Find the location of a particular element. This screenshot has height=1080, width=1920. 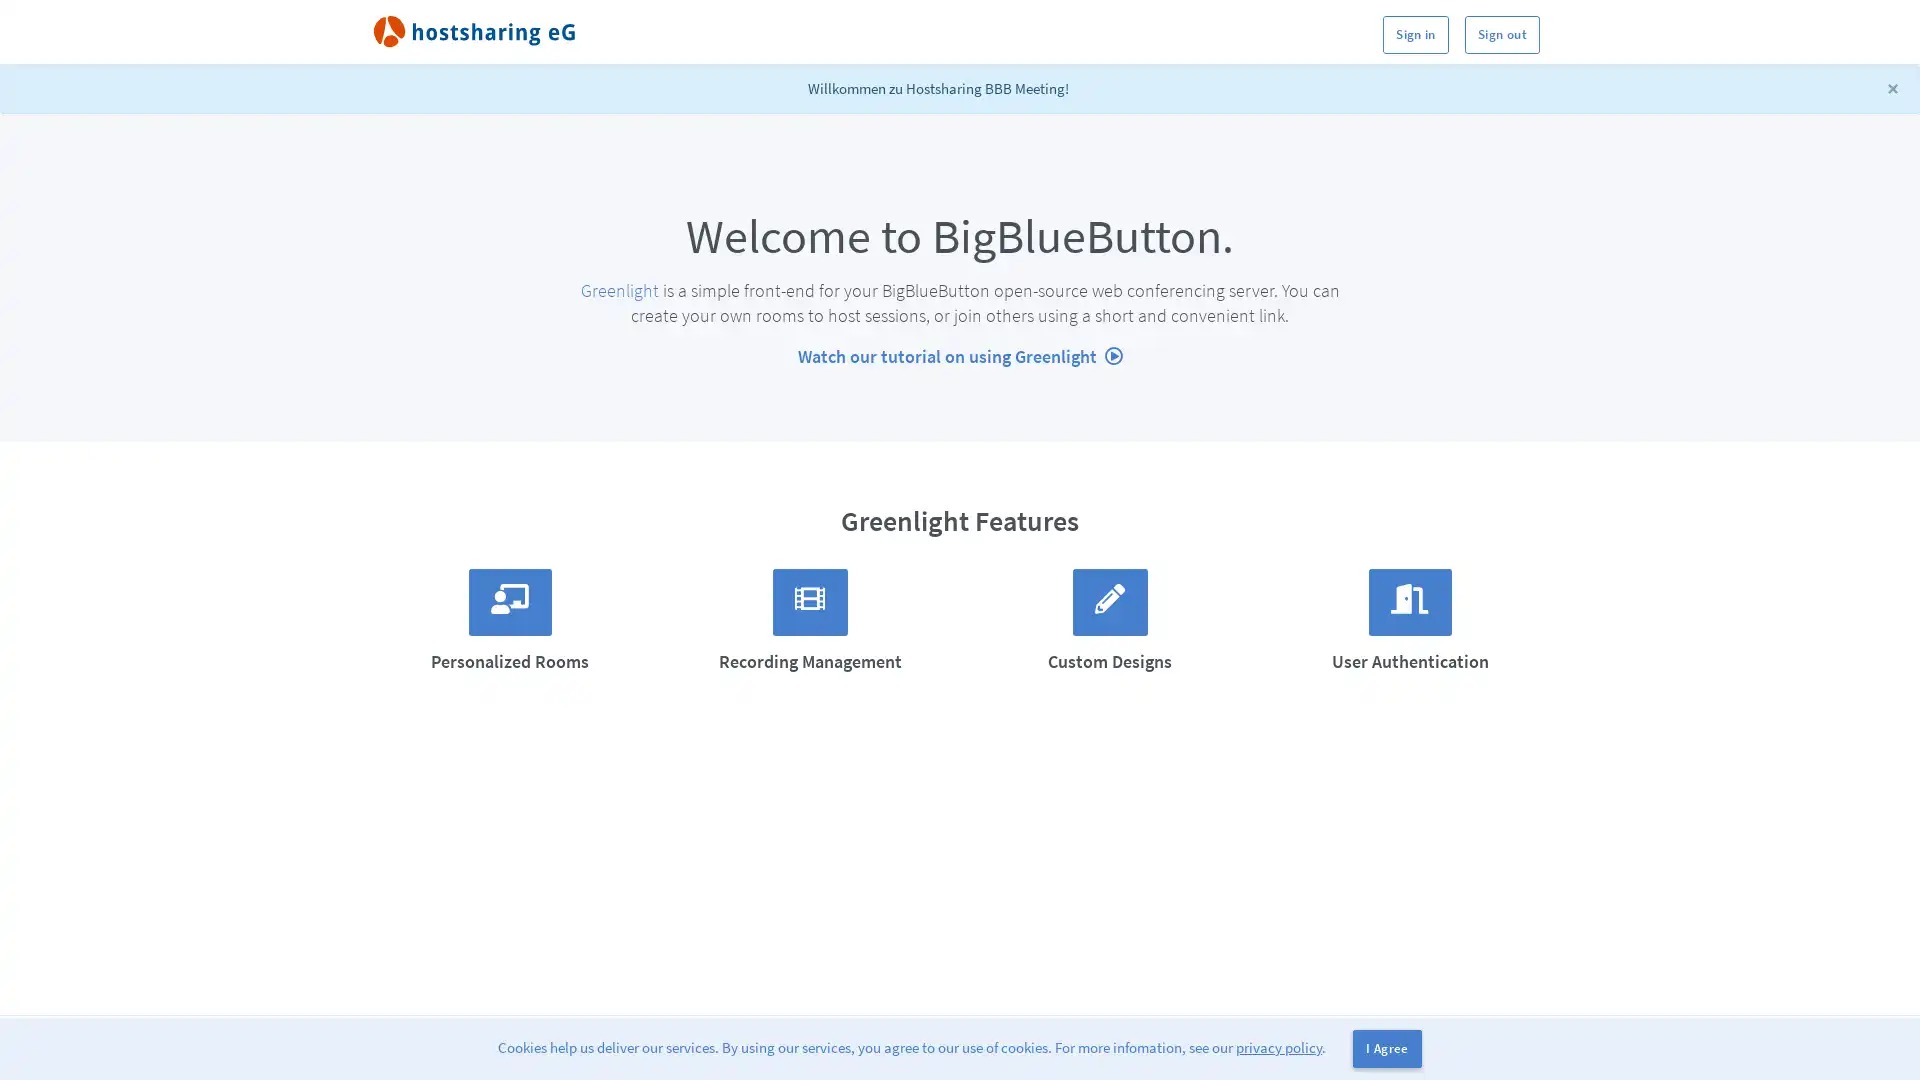

I Agree is located at coordinates (1386, 1048).